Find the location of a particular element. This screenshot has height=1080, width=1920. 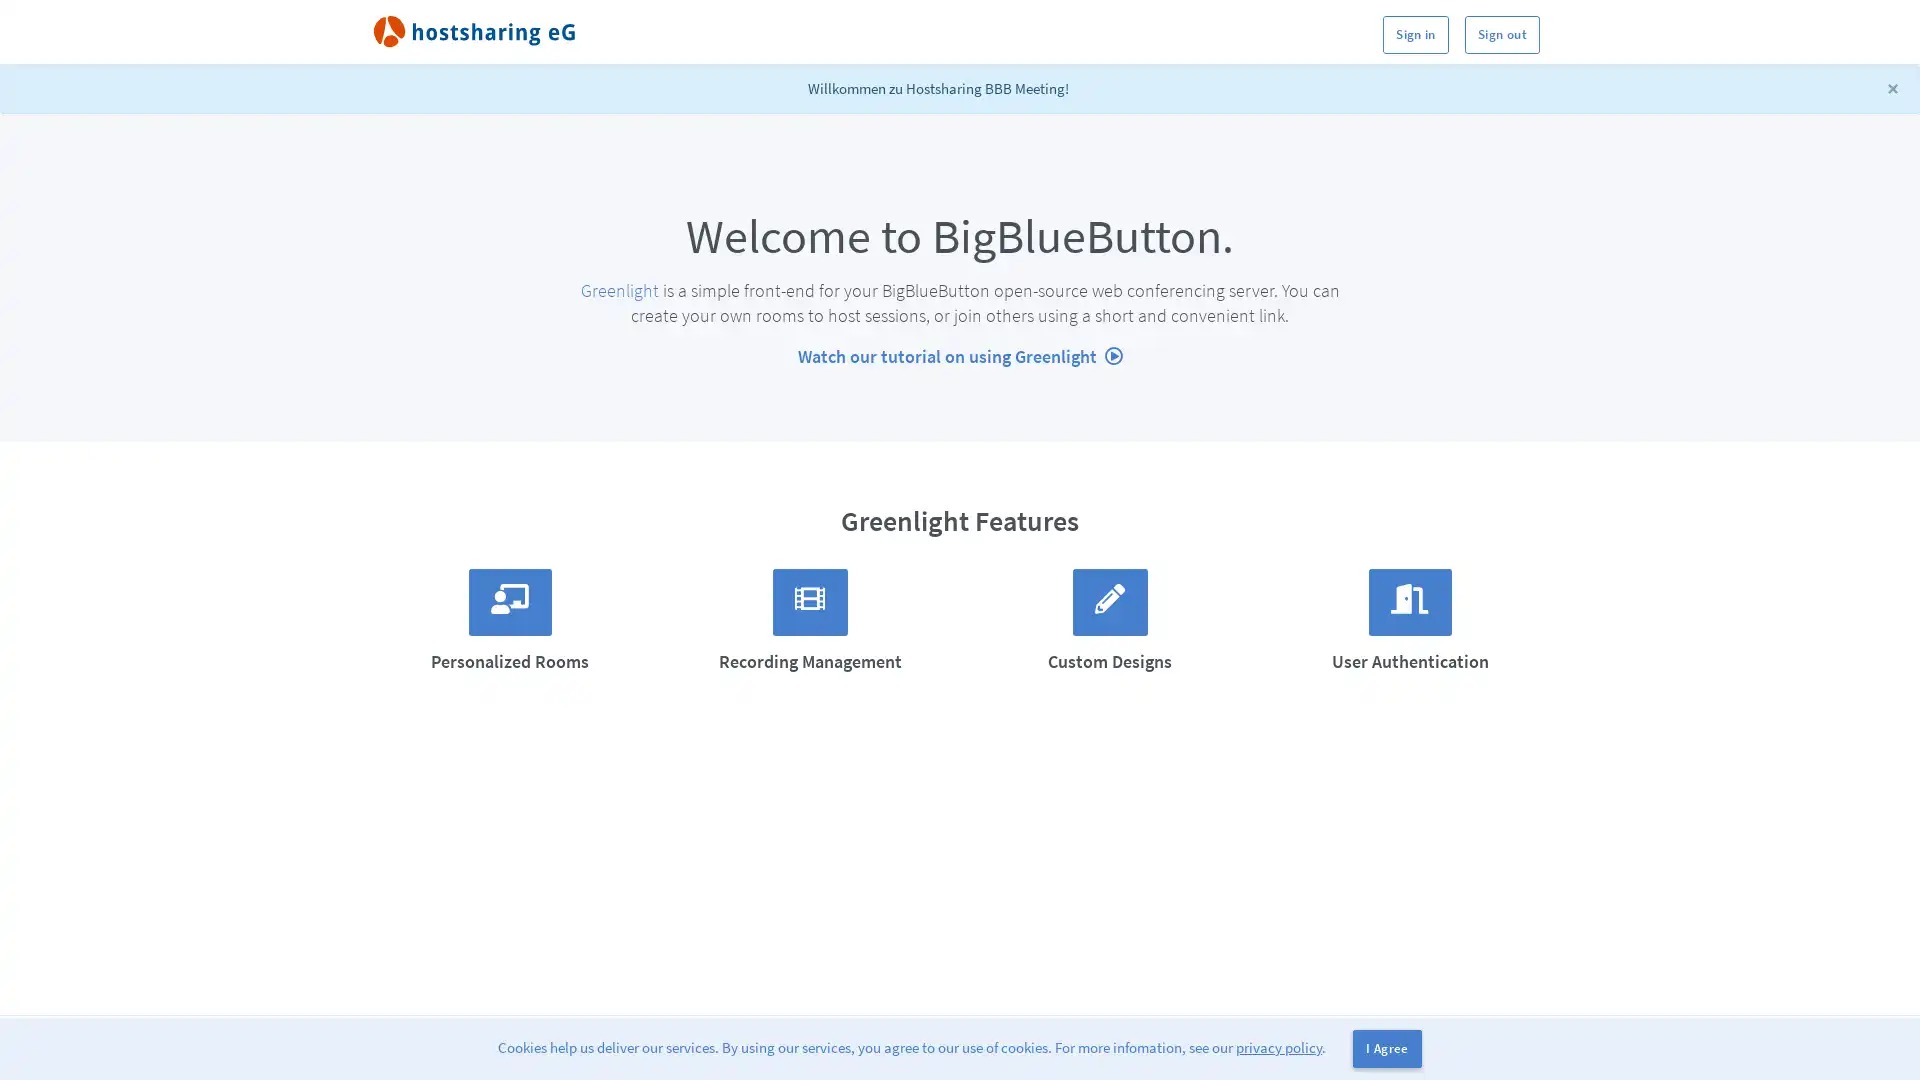

I Agree is located at coordinates (1386, 1048).